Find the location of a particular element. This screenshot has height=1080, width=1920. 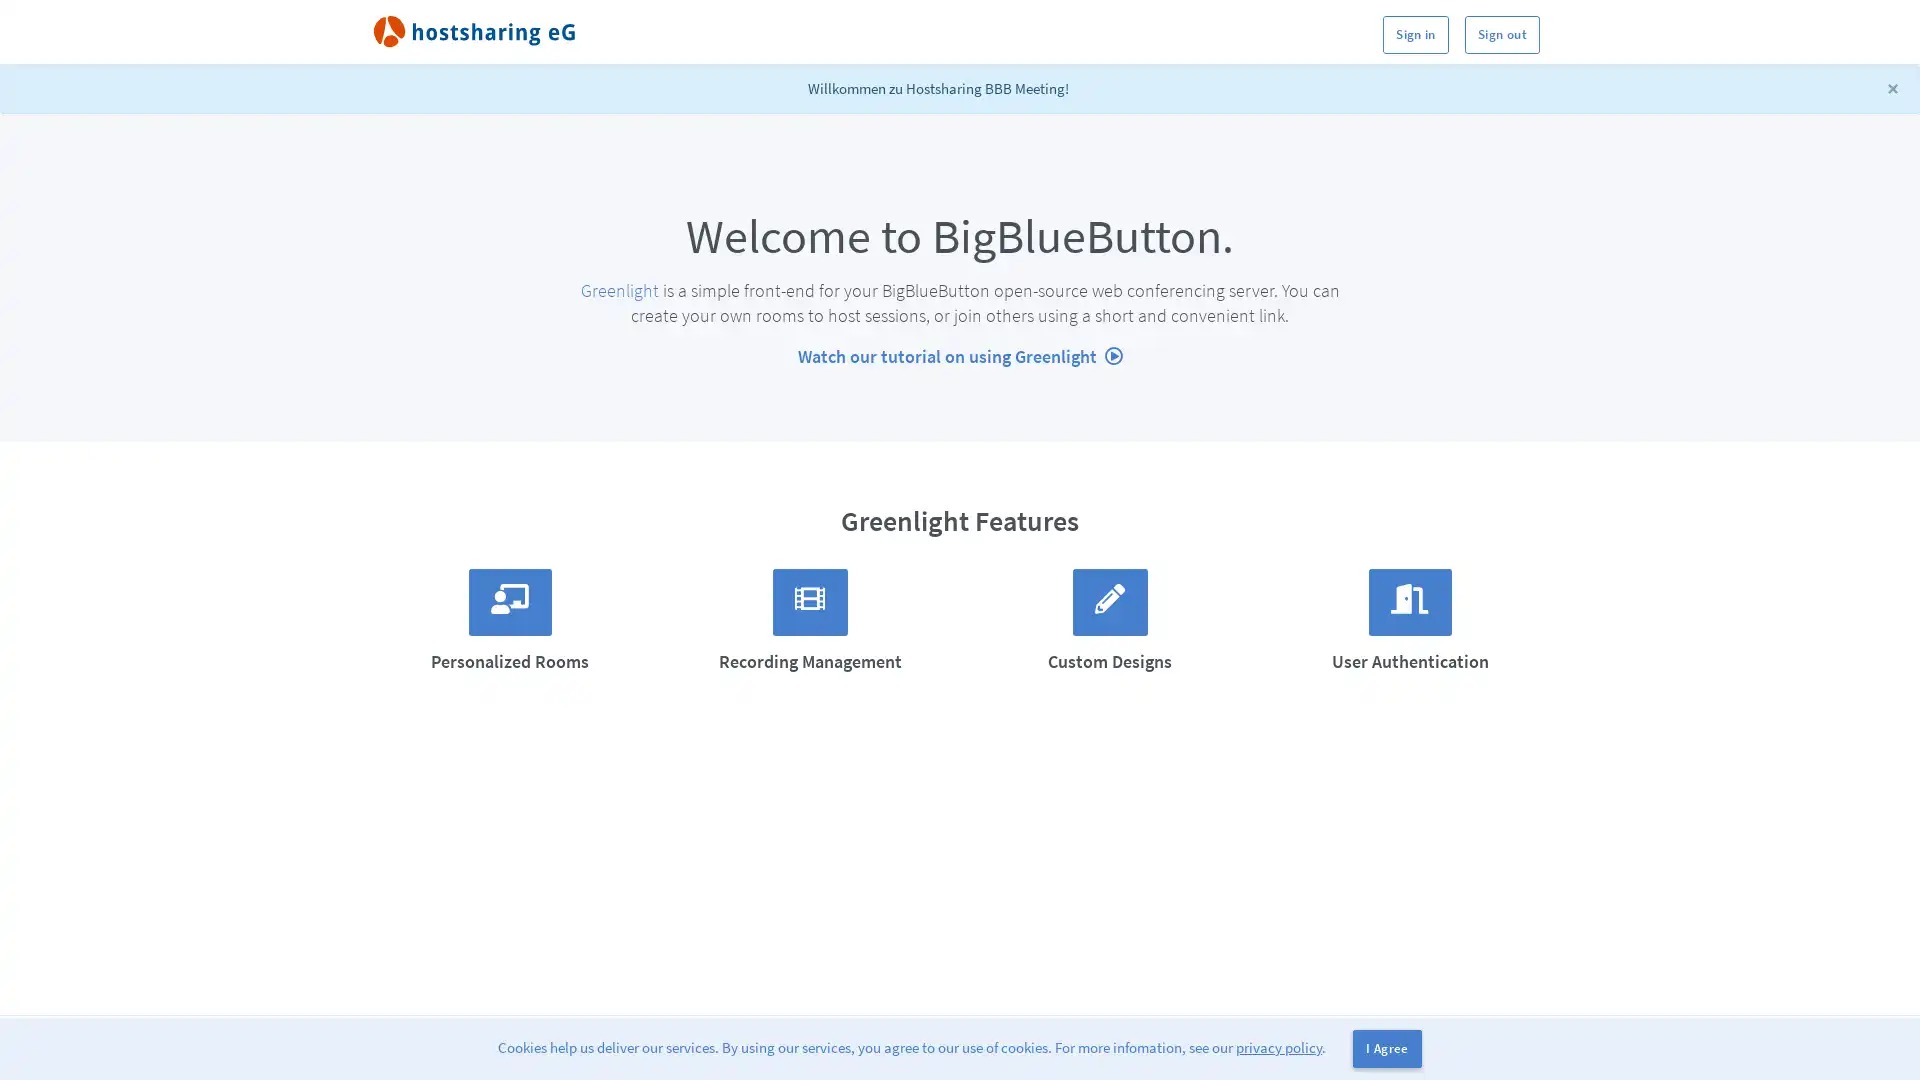

I Agree is located at coordinates (1386, 1048).